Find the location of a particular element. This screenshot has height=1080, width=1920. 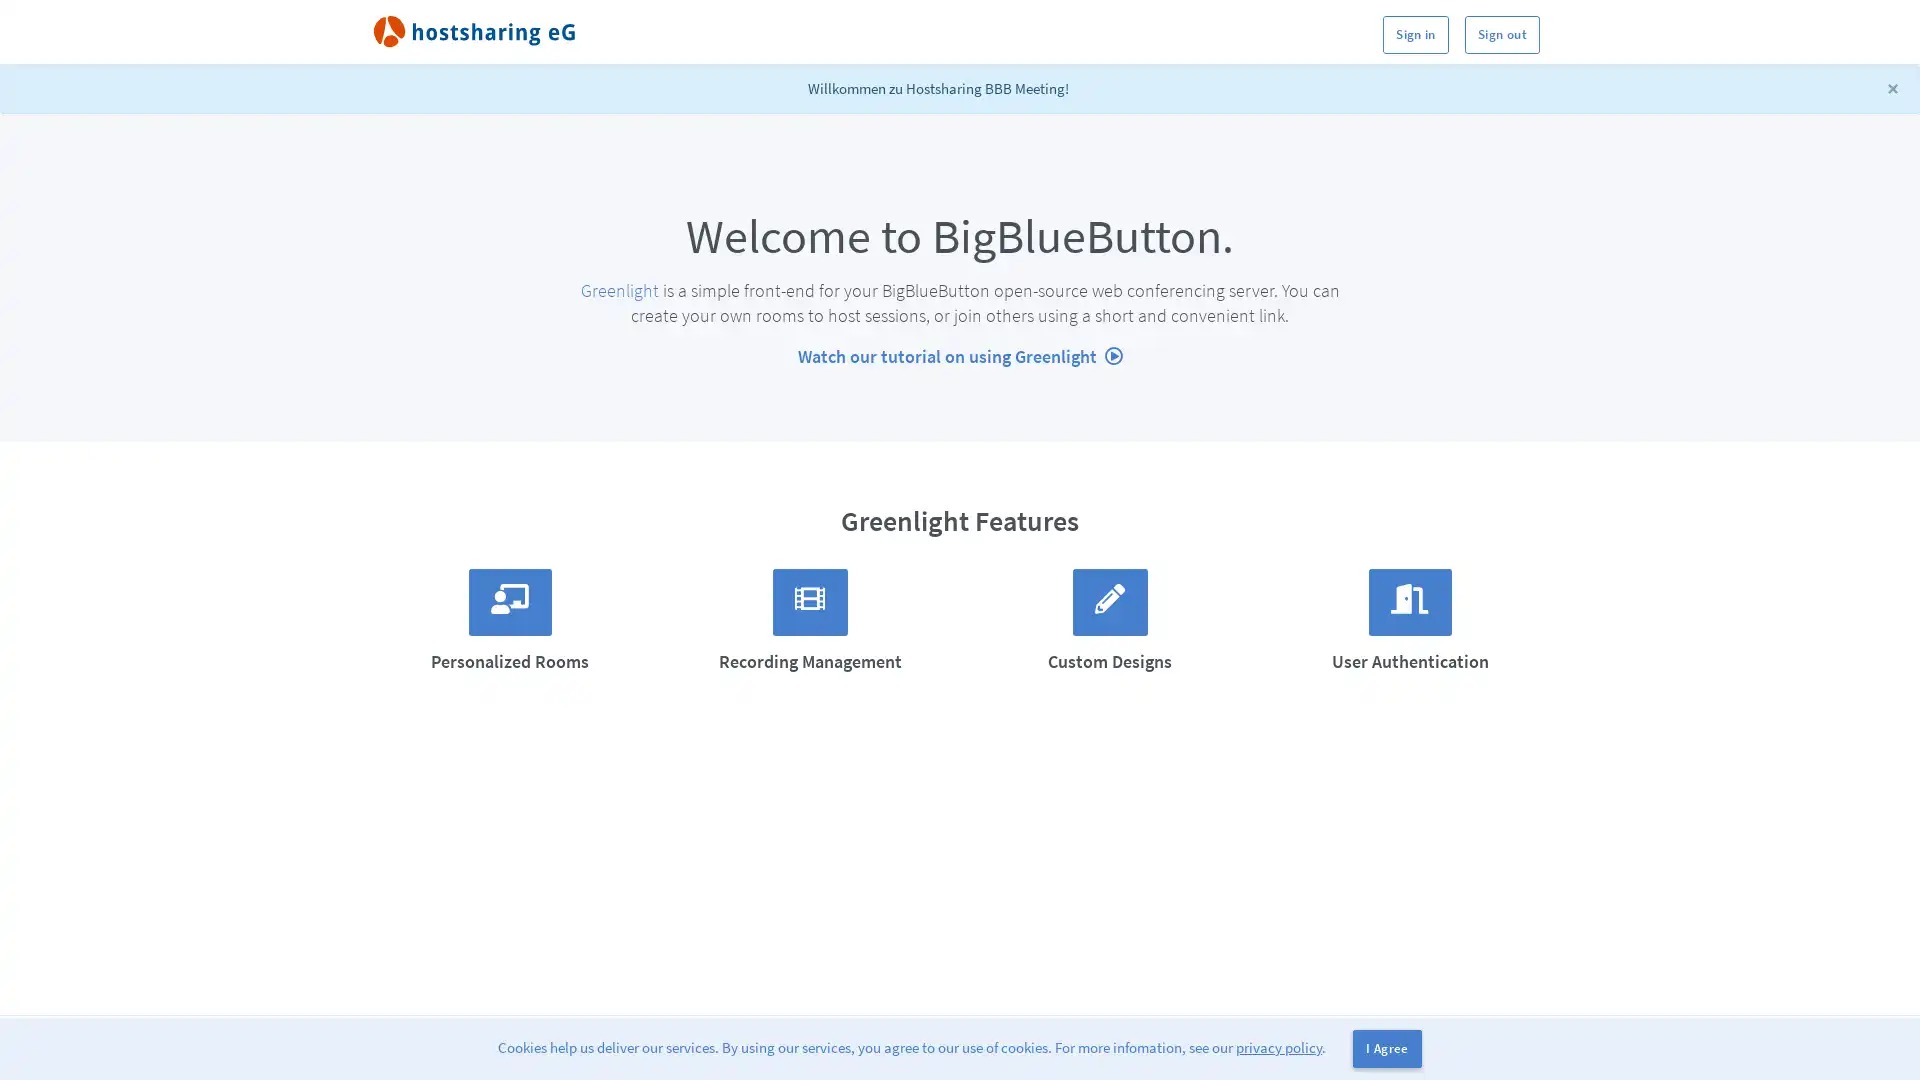

I Agree is located at coordinates (1386, 1048).